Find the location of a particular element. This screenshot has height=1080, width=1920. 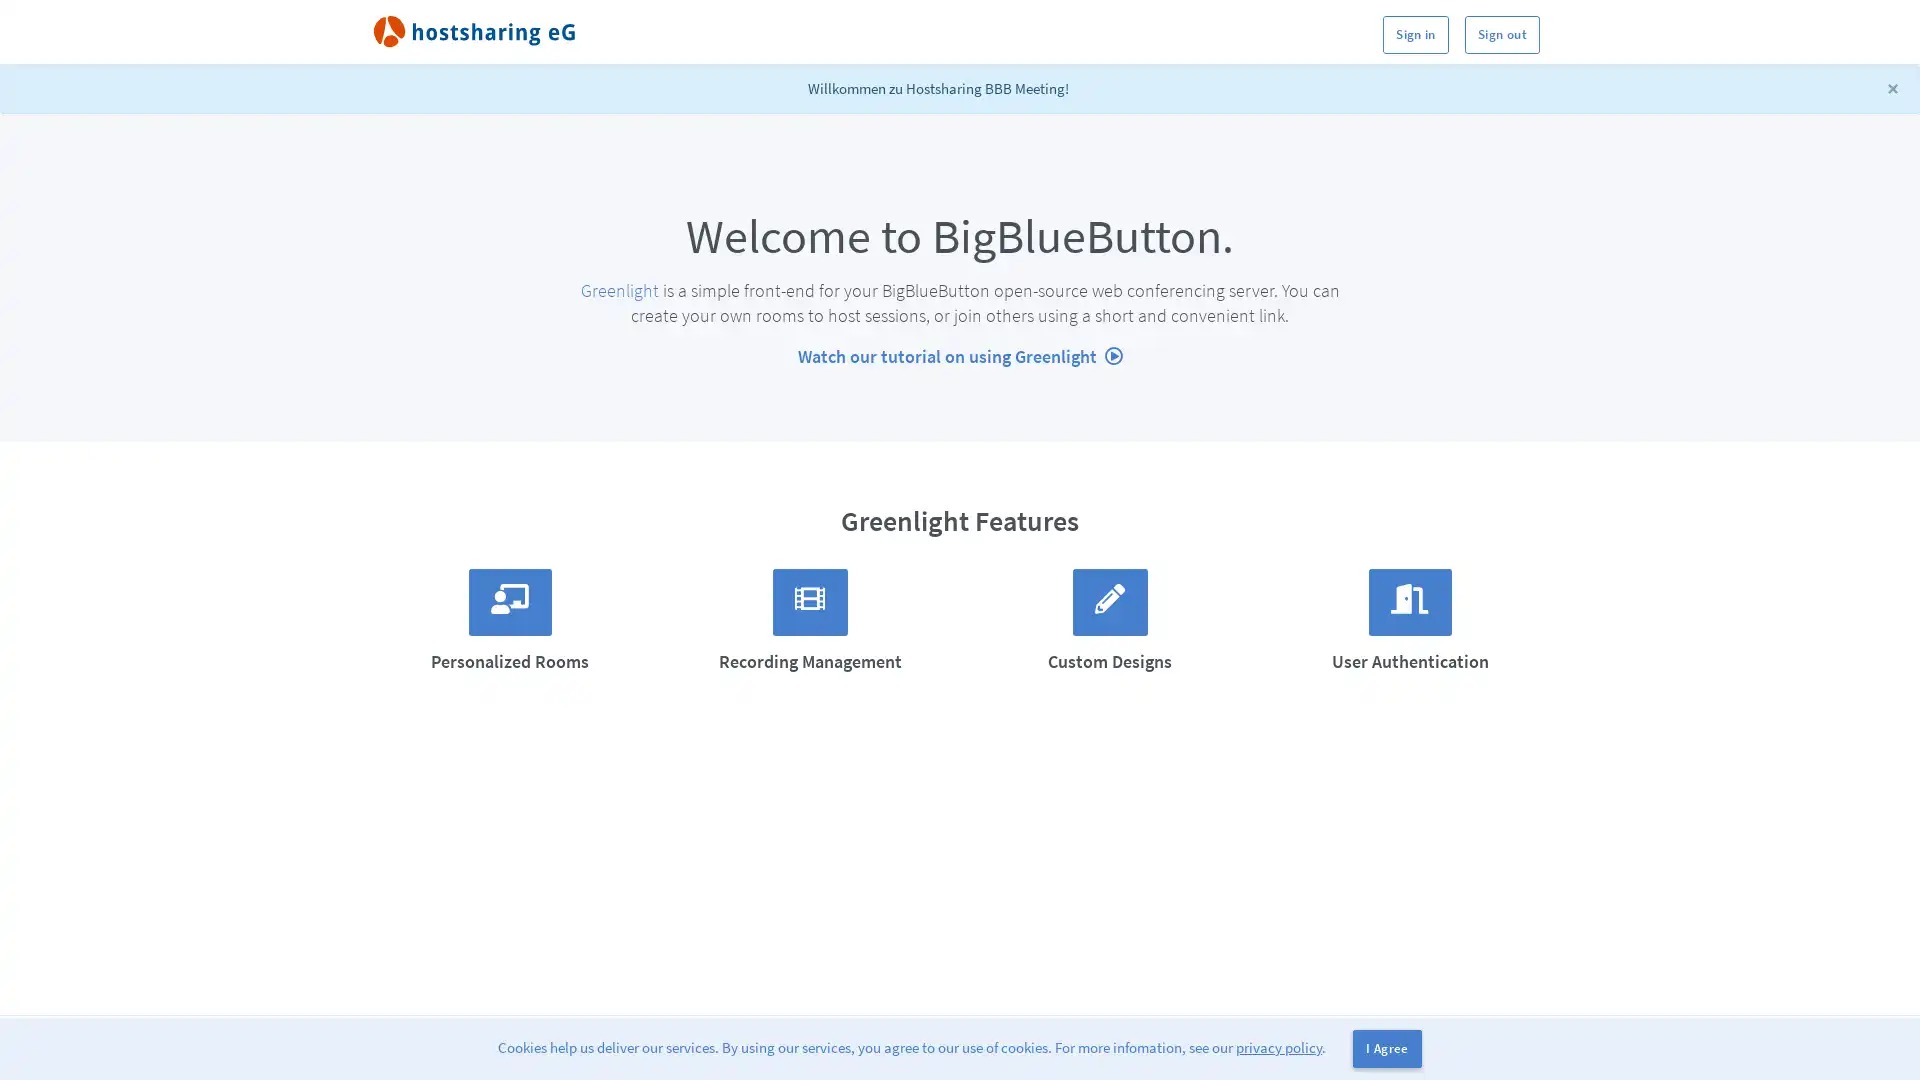

I Agree is located at coordinates (1386, 1048).